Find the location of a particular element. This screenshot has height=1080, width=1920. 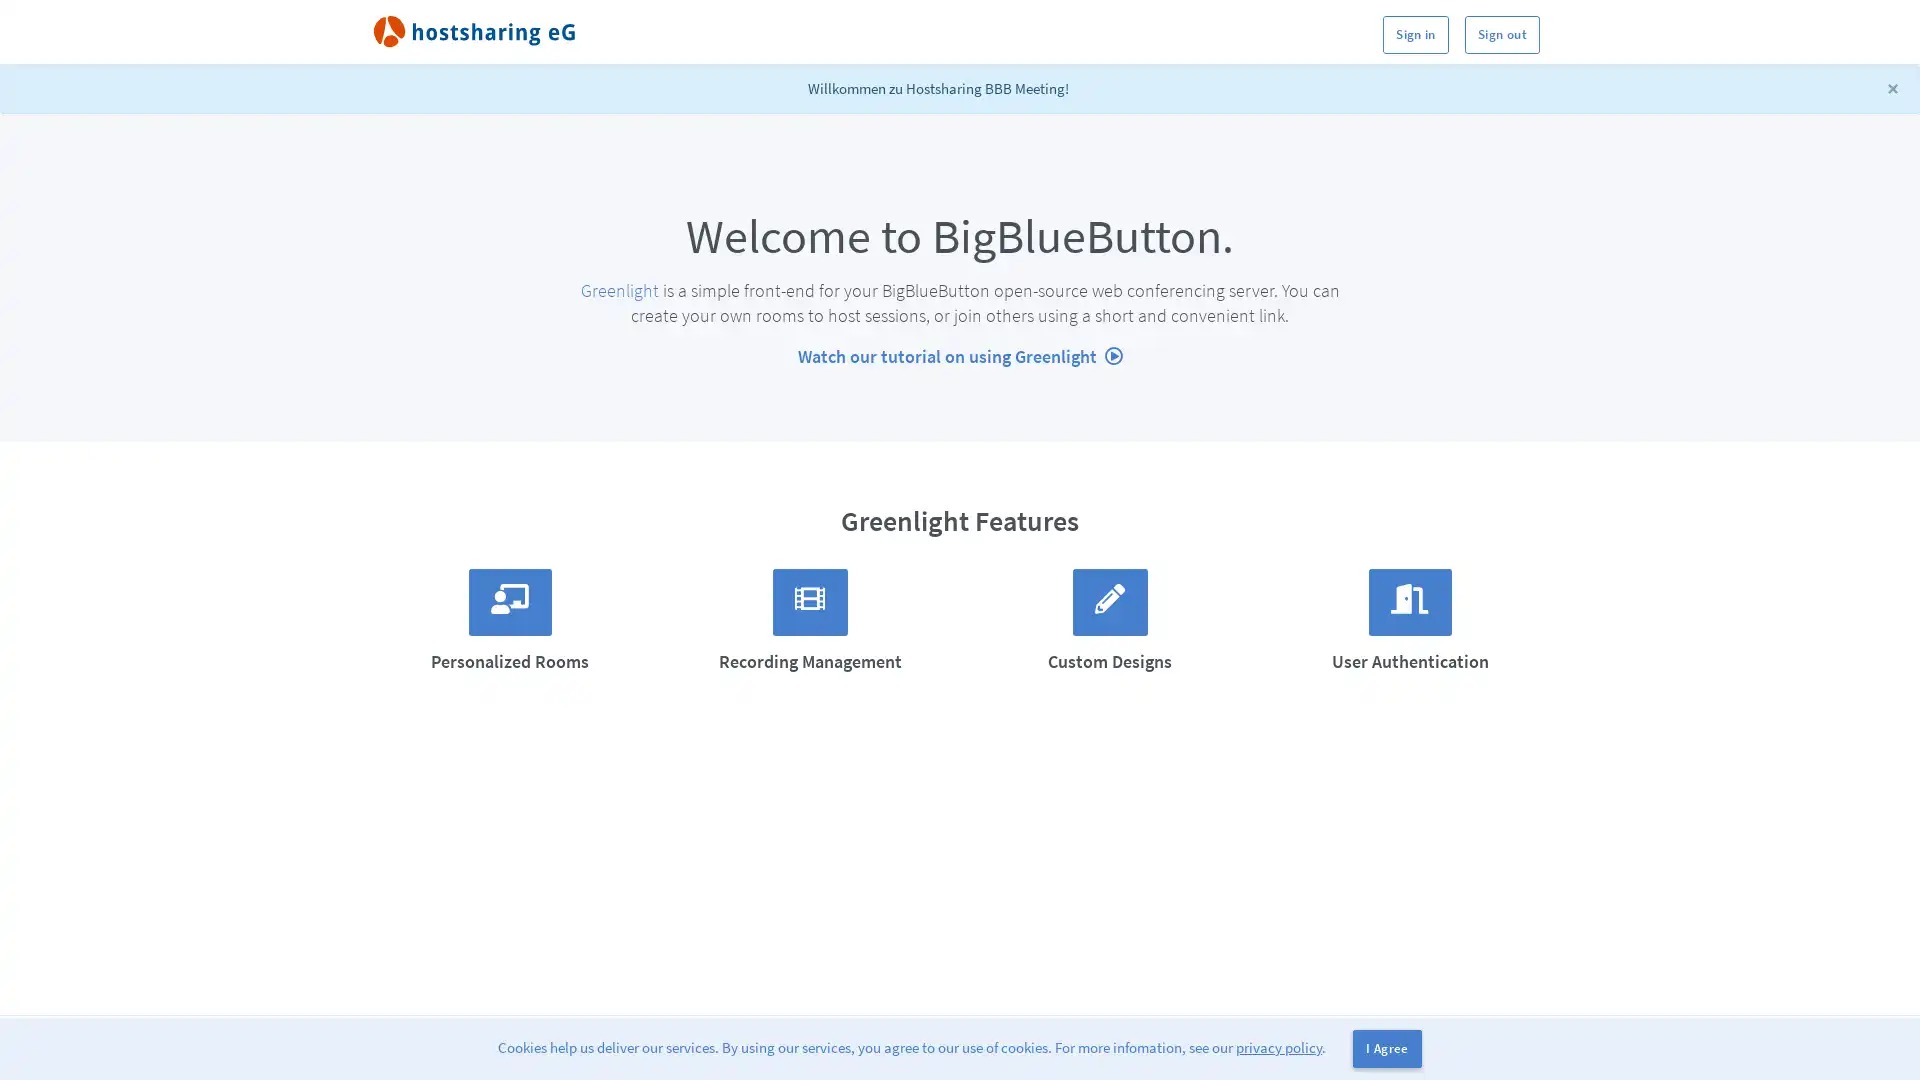

I Agree is located at coordinates (1386, 1048).